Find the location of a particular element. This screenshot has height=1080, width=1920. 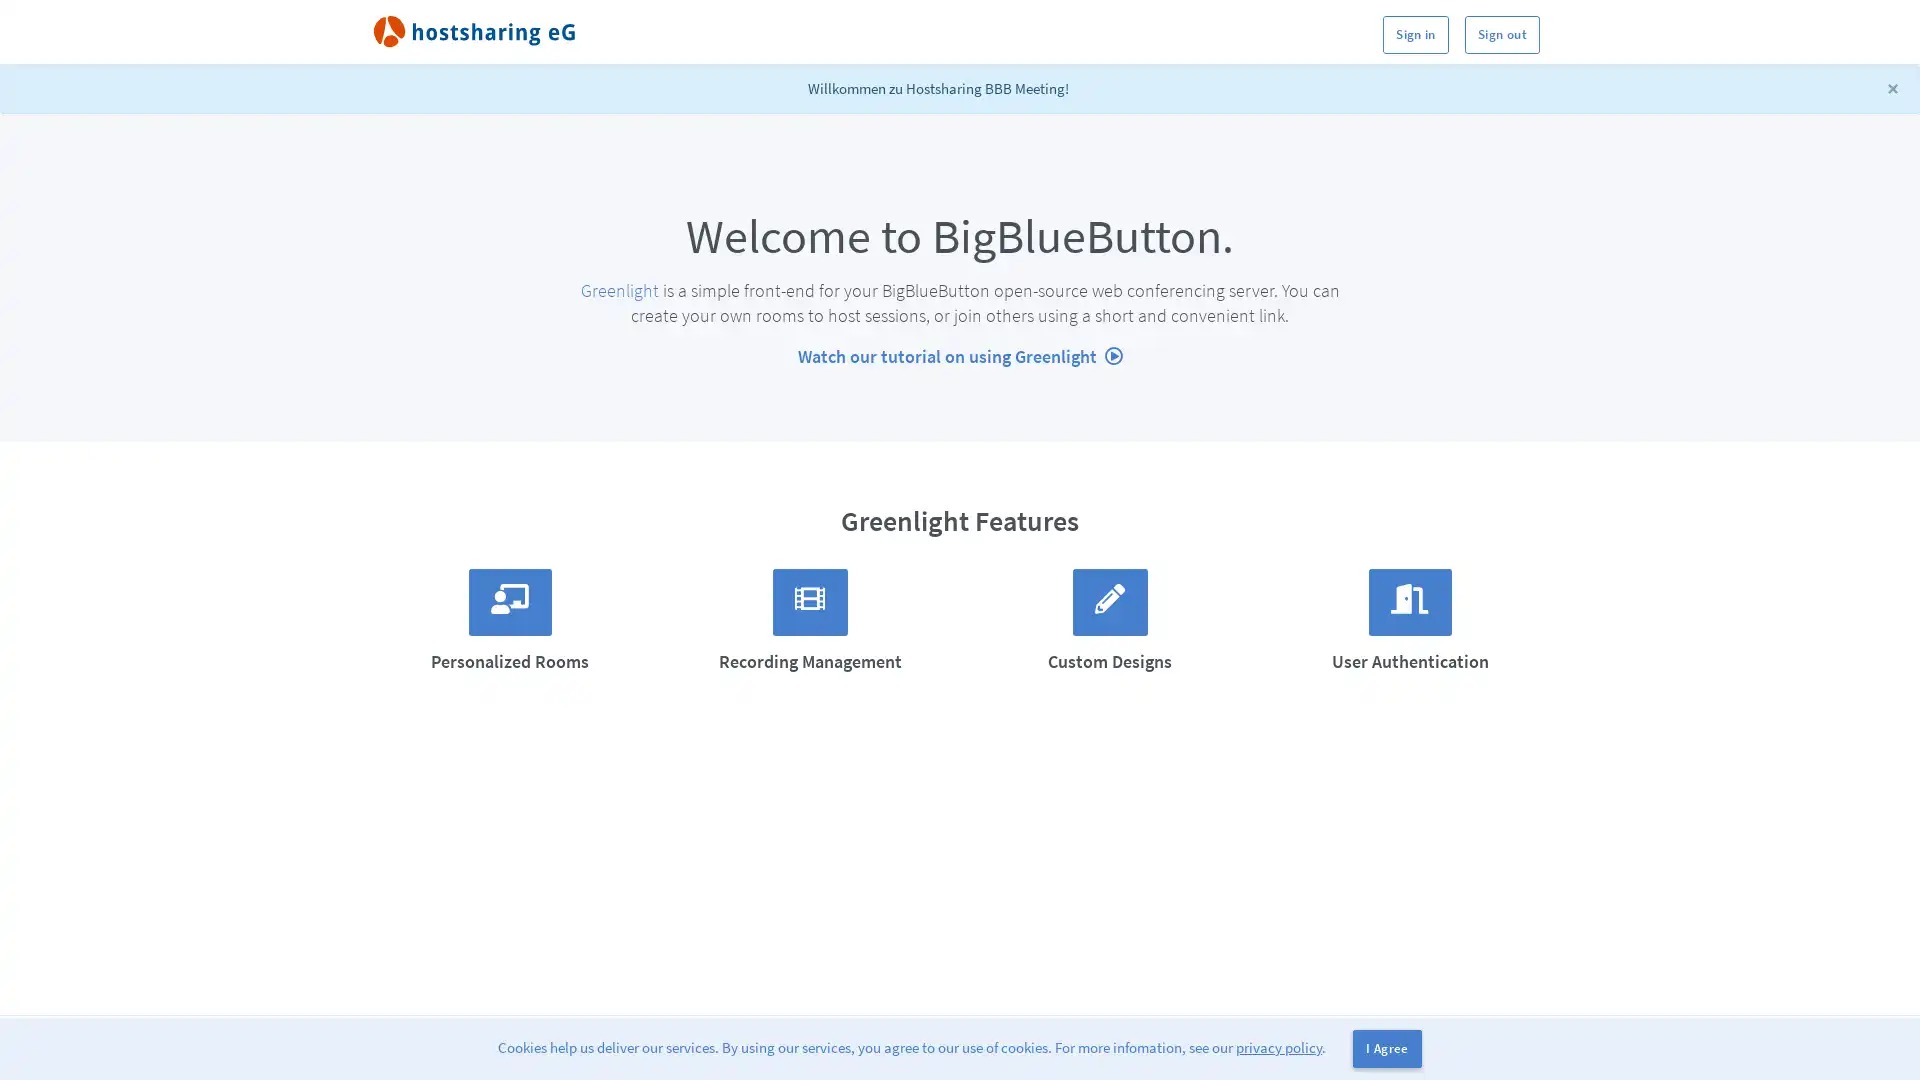

I Agree is located at coordinates (1386, 1048).